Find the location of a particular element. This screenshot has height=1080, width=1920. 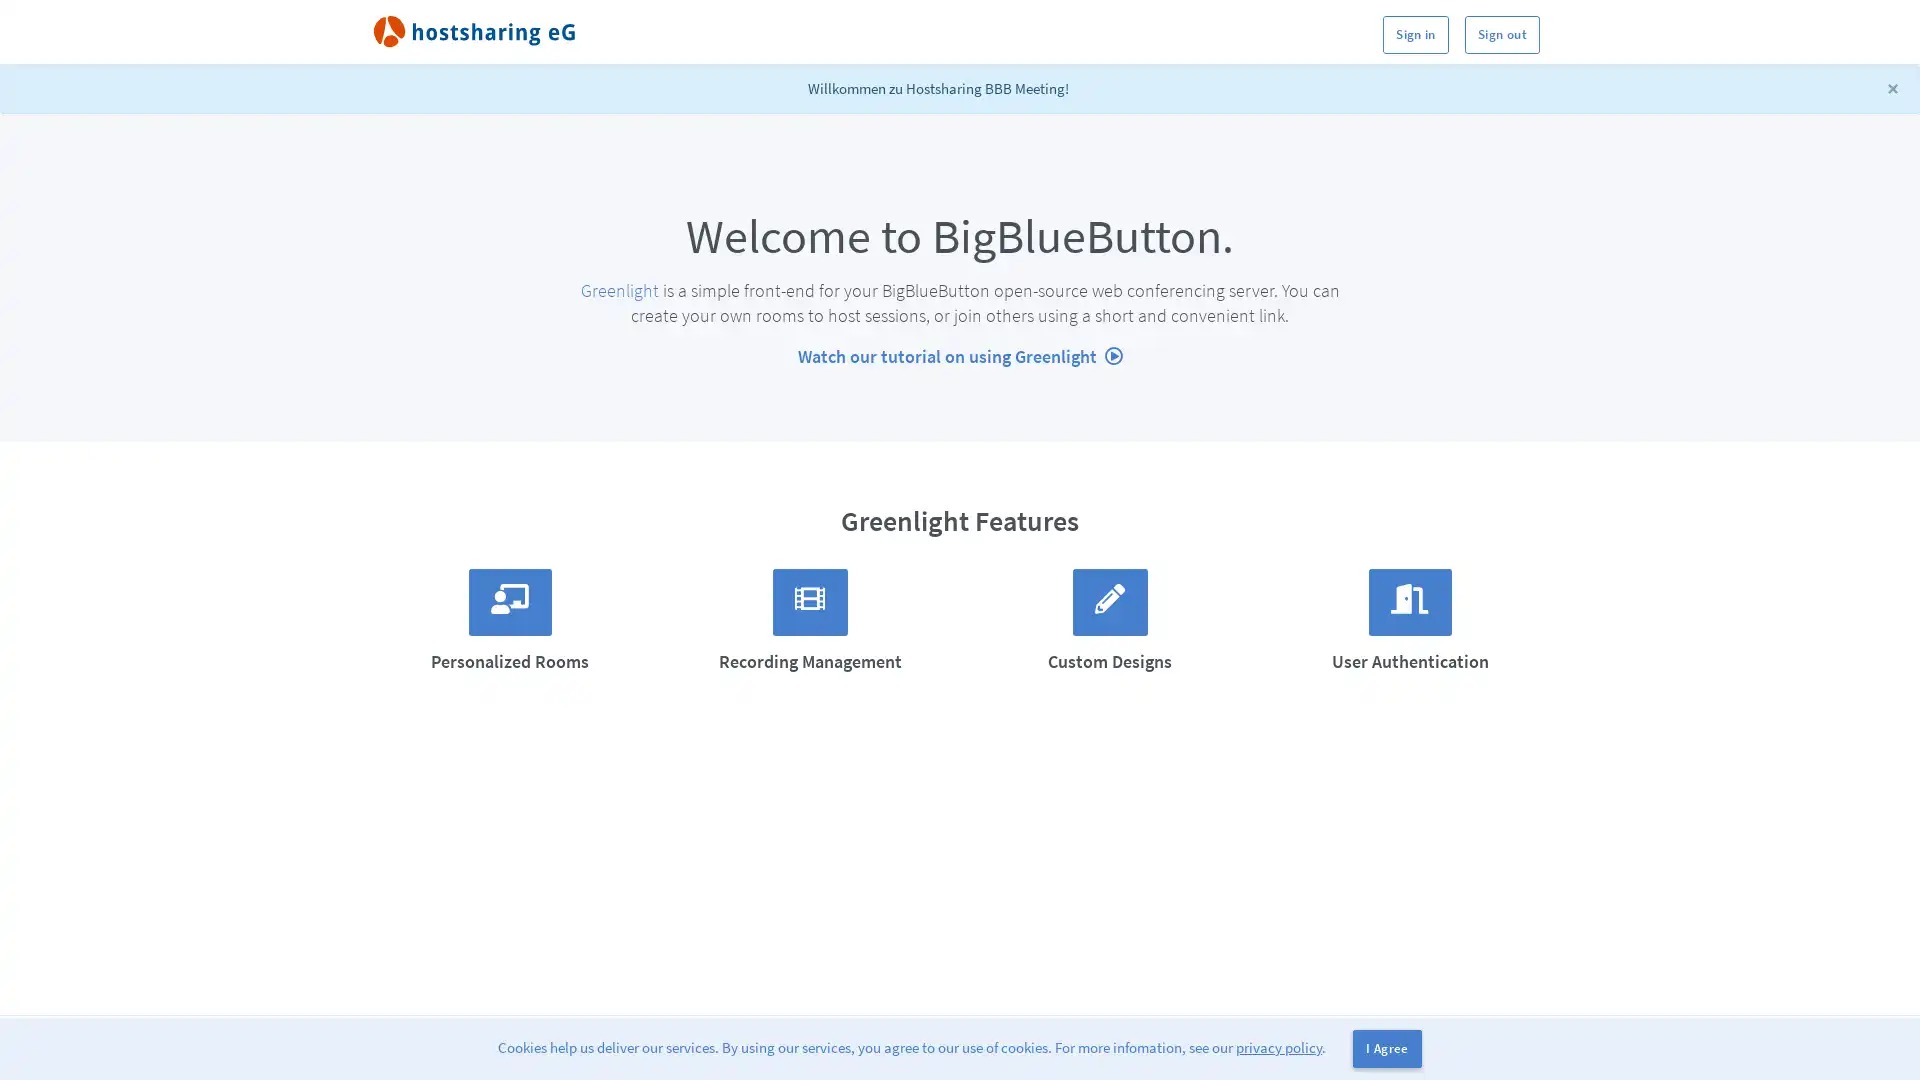

I Agree is located at coordinates (1386, 1048).